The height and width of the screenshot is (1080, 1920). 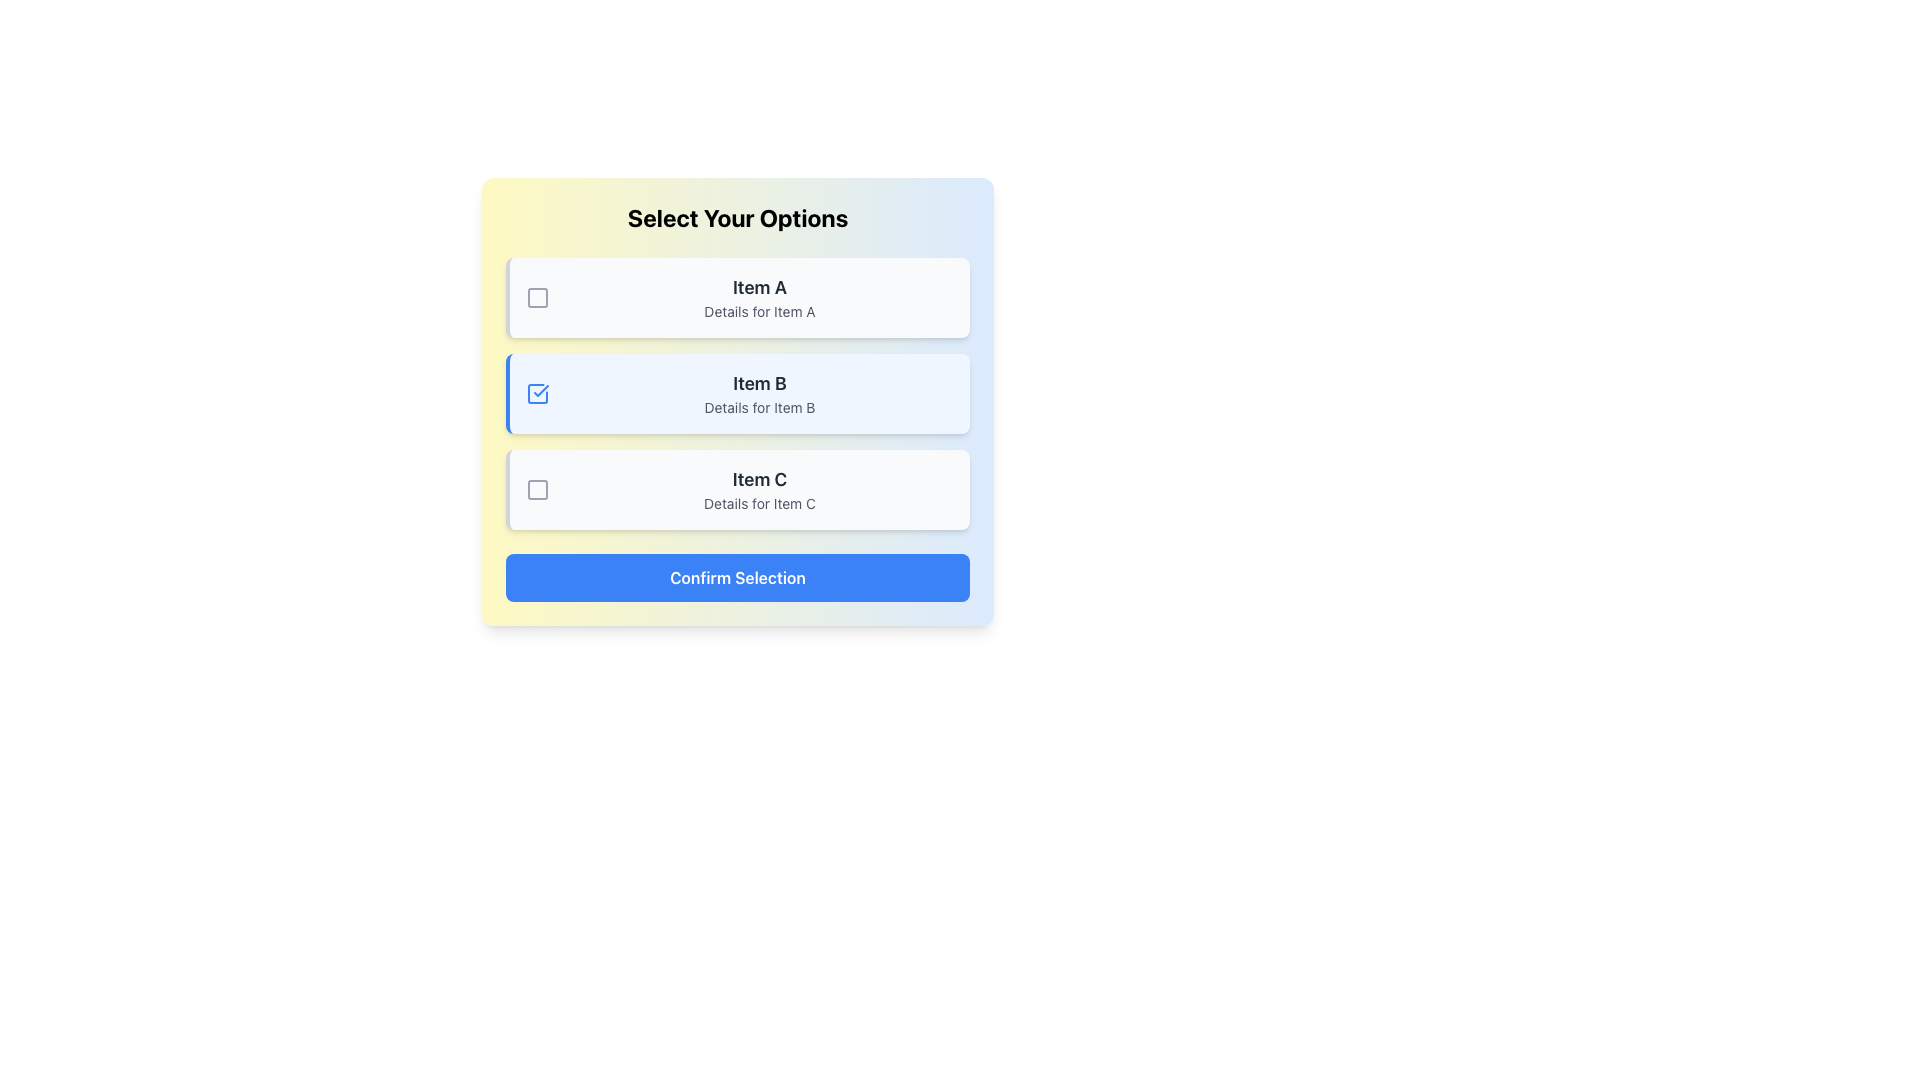 What do you see at coordinates (758, 407) in the screenshot?
I see `text displayed in the Text Label below the heading 'Item B' in the card associated with 'Item B', which provides additional context or details` at bounding box center [758, 407].